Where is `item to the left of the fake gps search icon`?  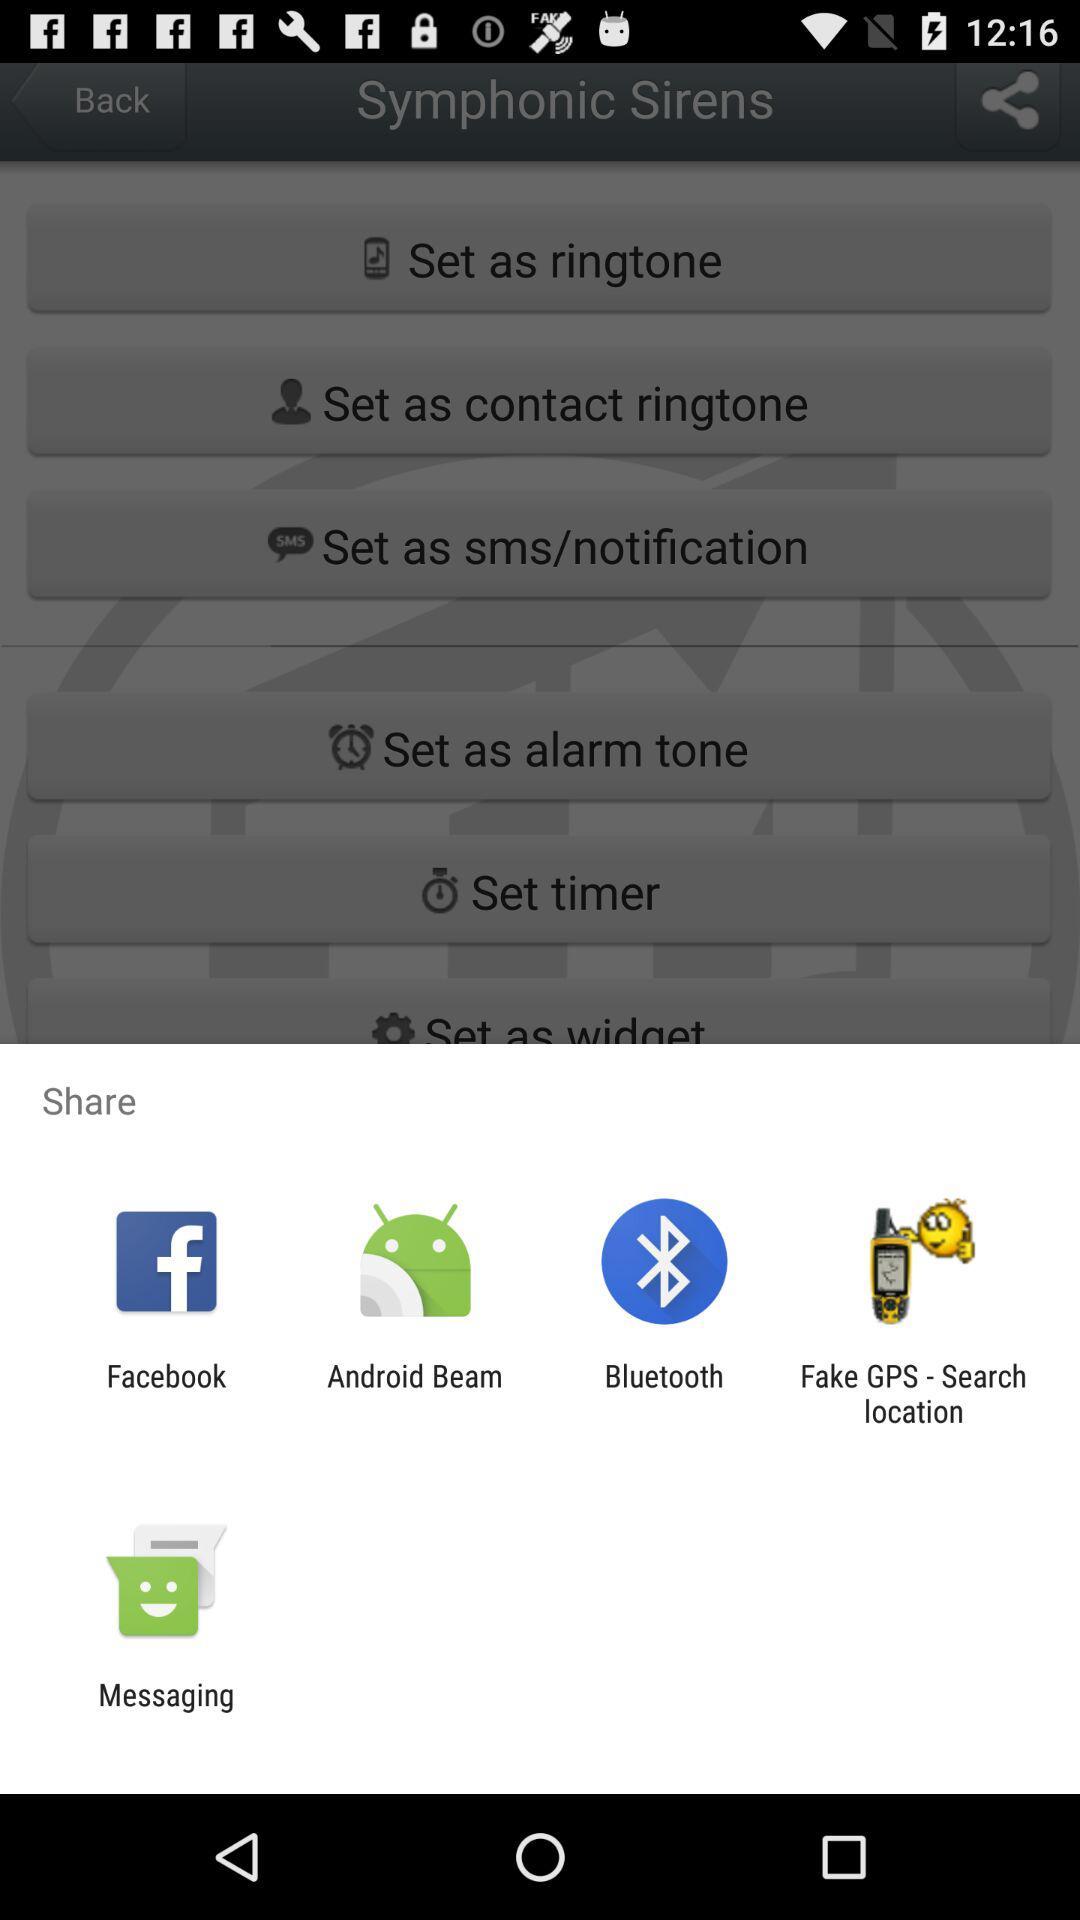 item to the left of the fake gps search icon is located at coordinates (664, 1392).